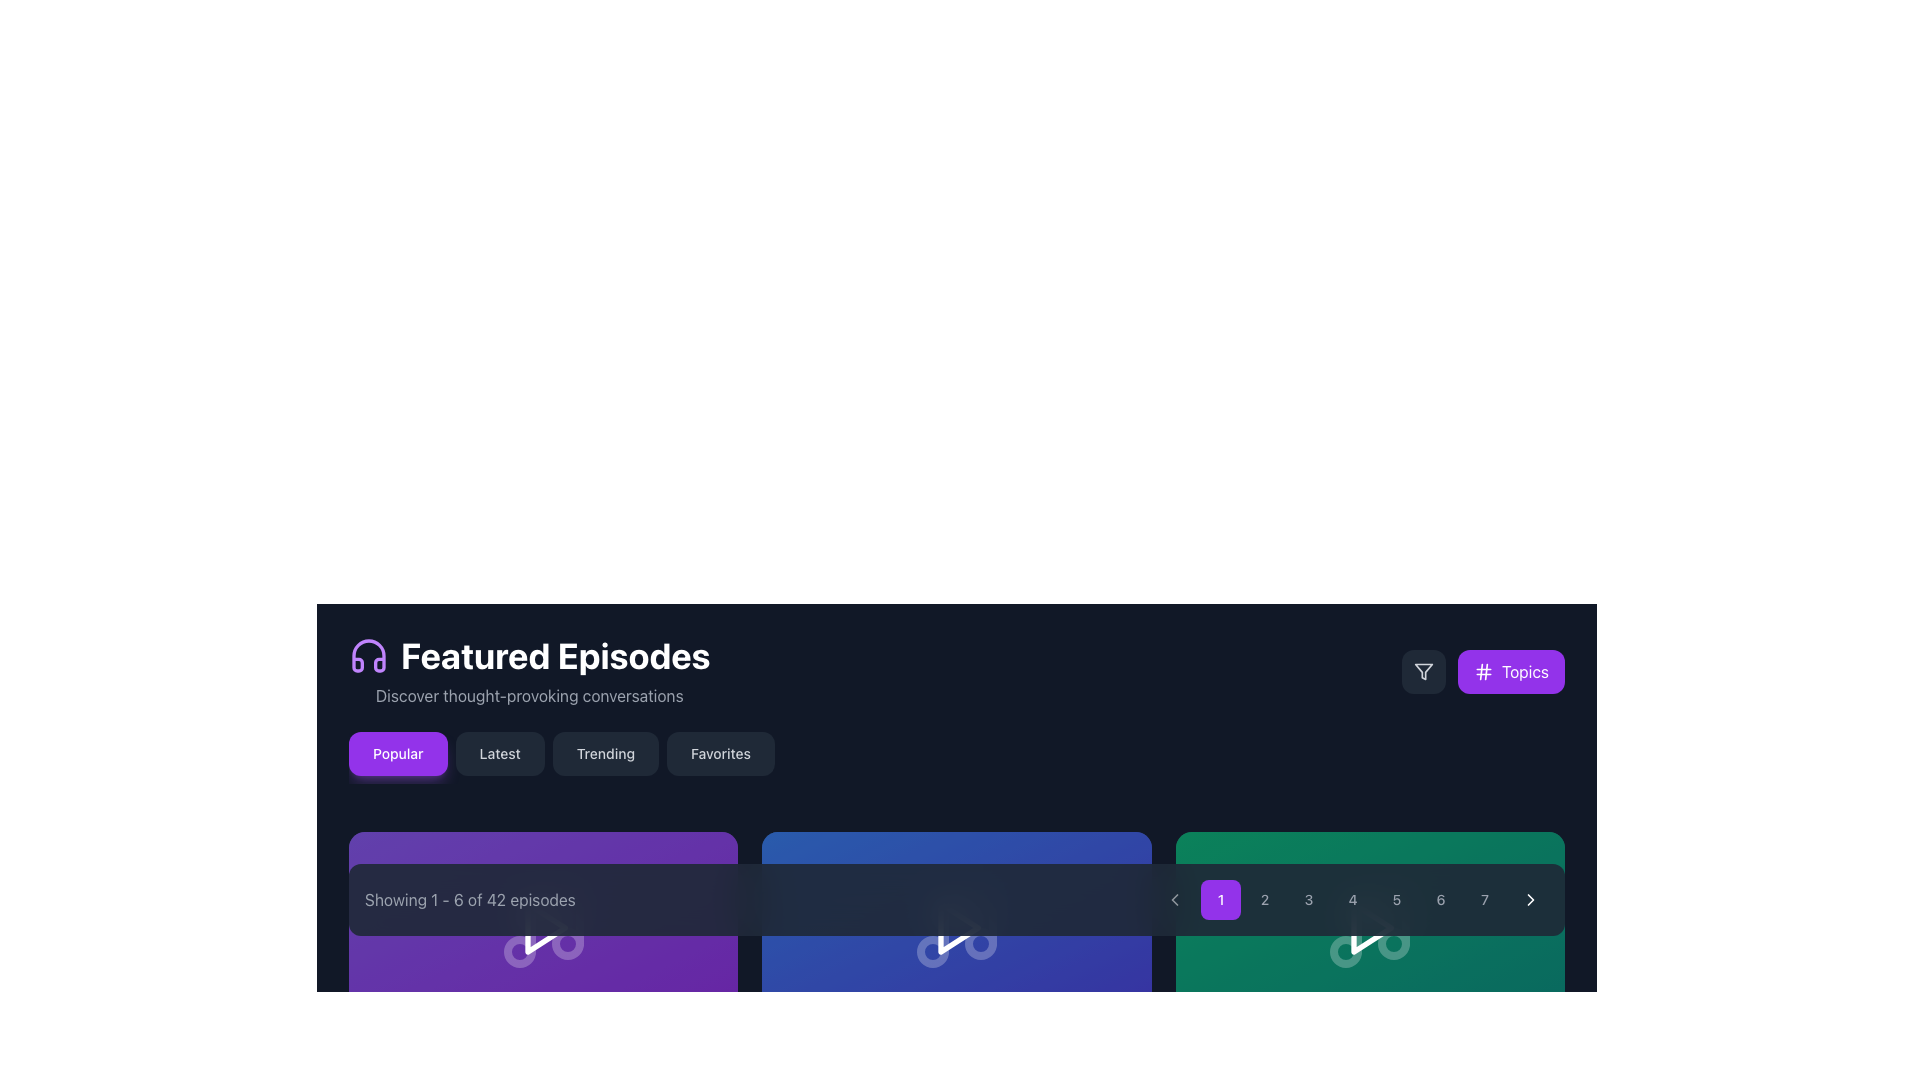 This screenshot has width=1920, height=1080. I want to click on the 'Popular' button with a vibrant purple background and bold white text, so click(398, 753).